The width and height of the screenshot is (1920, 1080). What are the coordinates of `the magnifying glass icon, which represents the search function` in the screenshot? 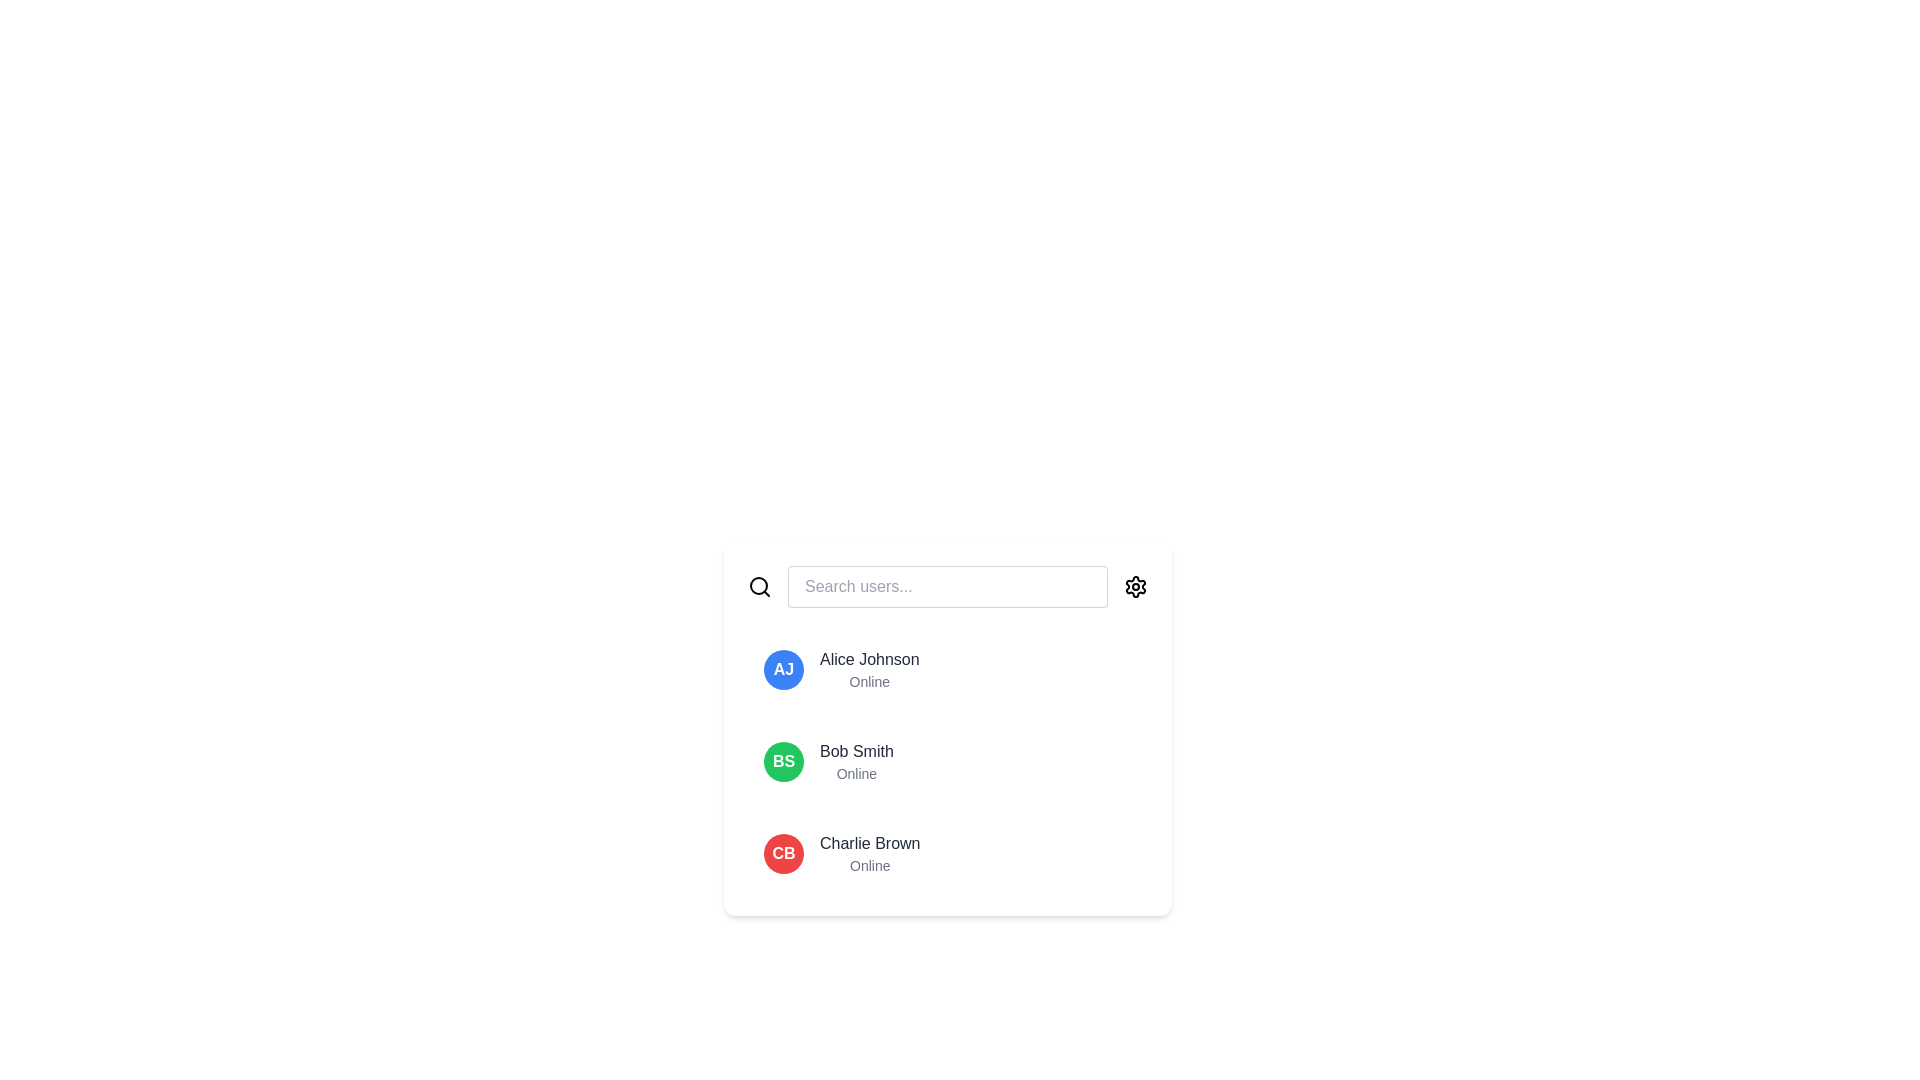 It's located at (758, 585).